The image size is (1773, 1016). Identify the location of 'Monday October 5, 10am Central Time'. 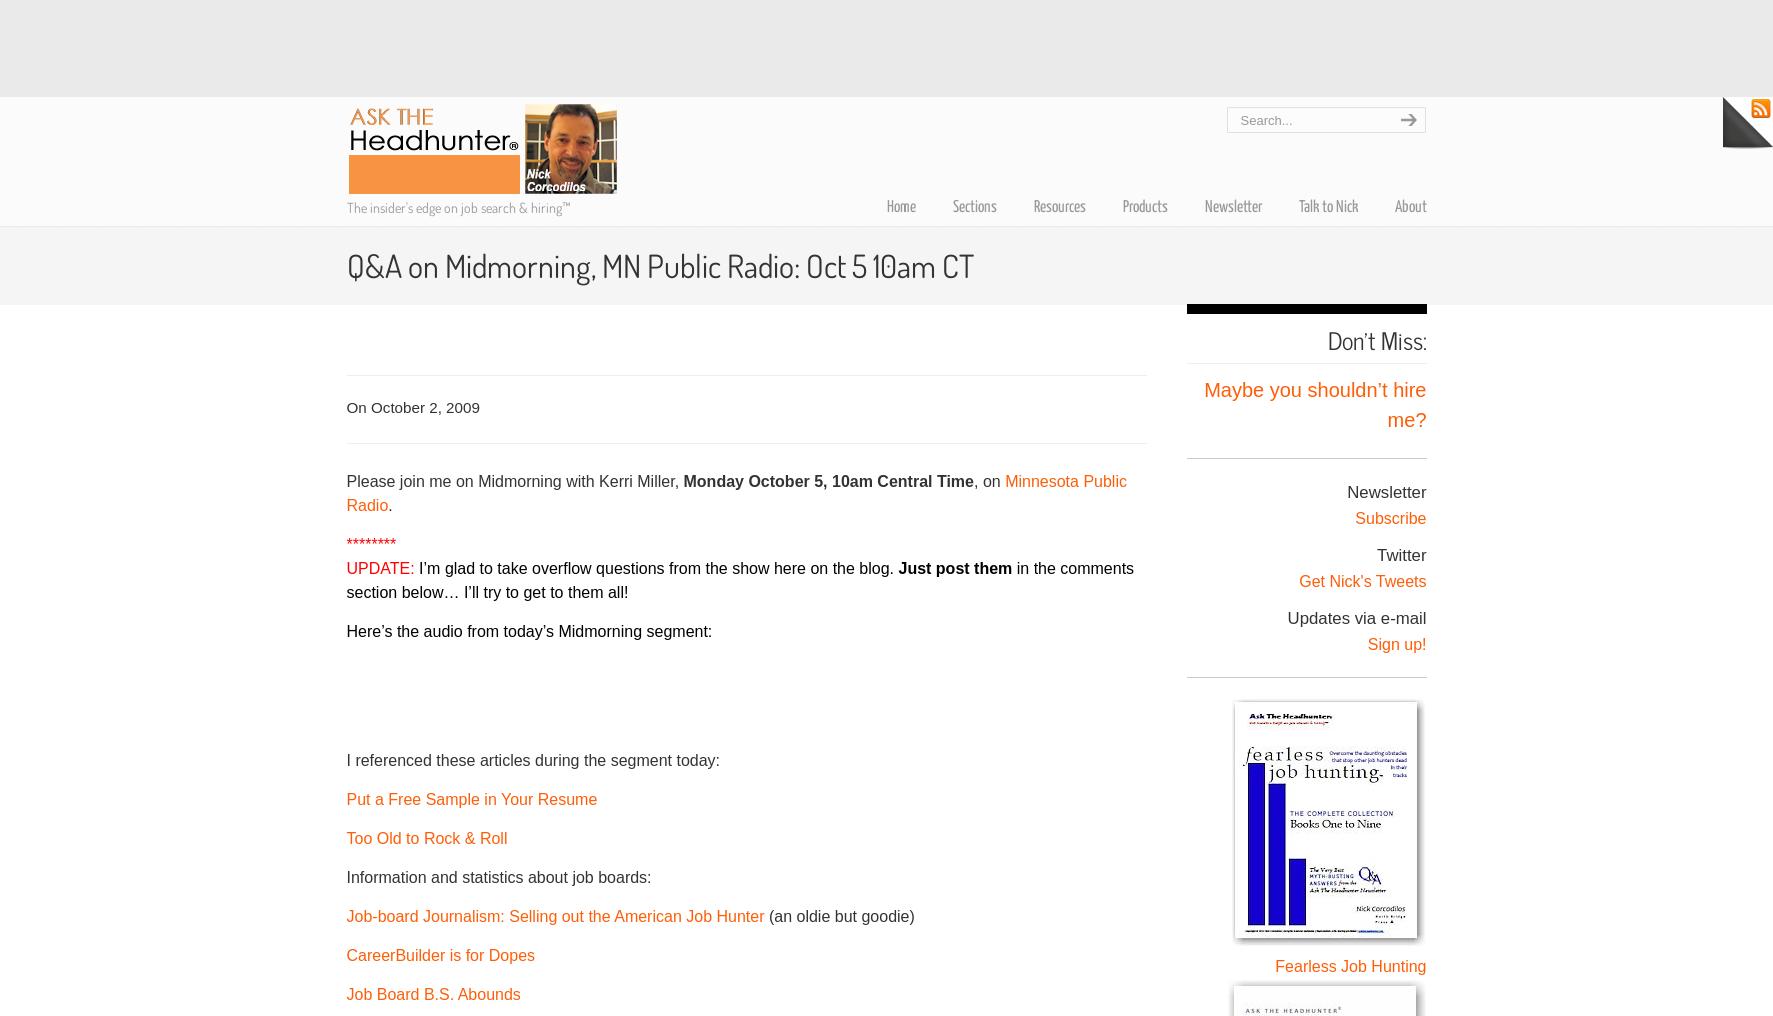
(826, 480).